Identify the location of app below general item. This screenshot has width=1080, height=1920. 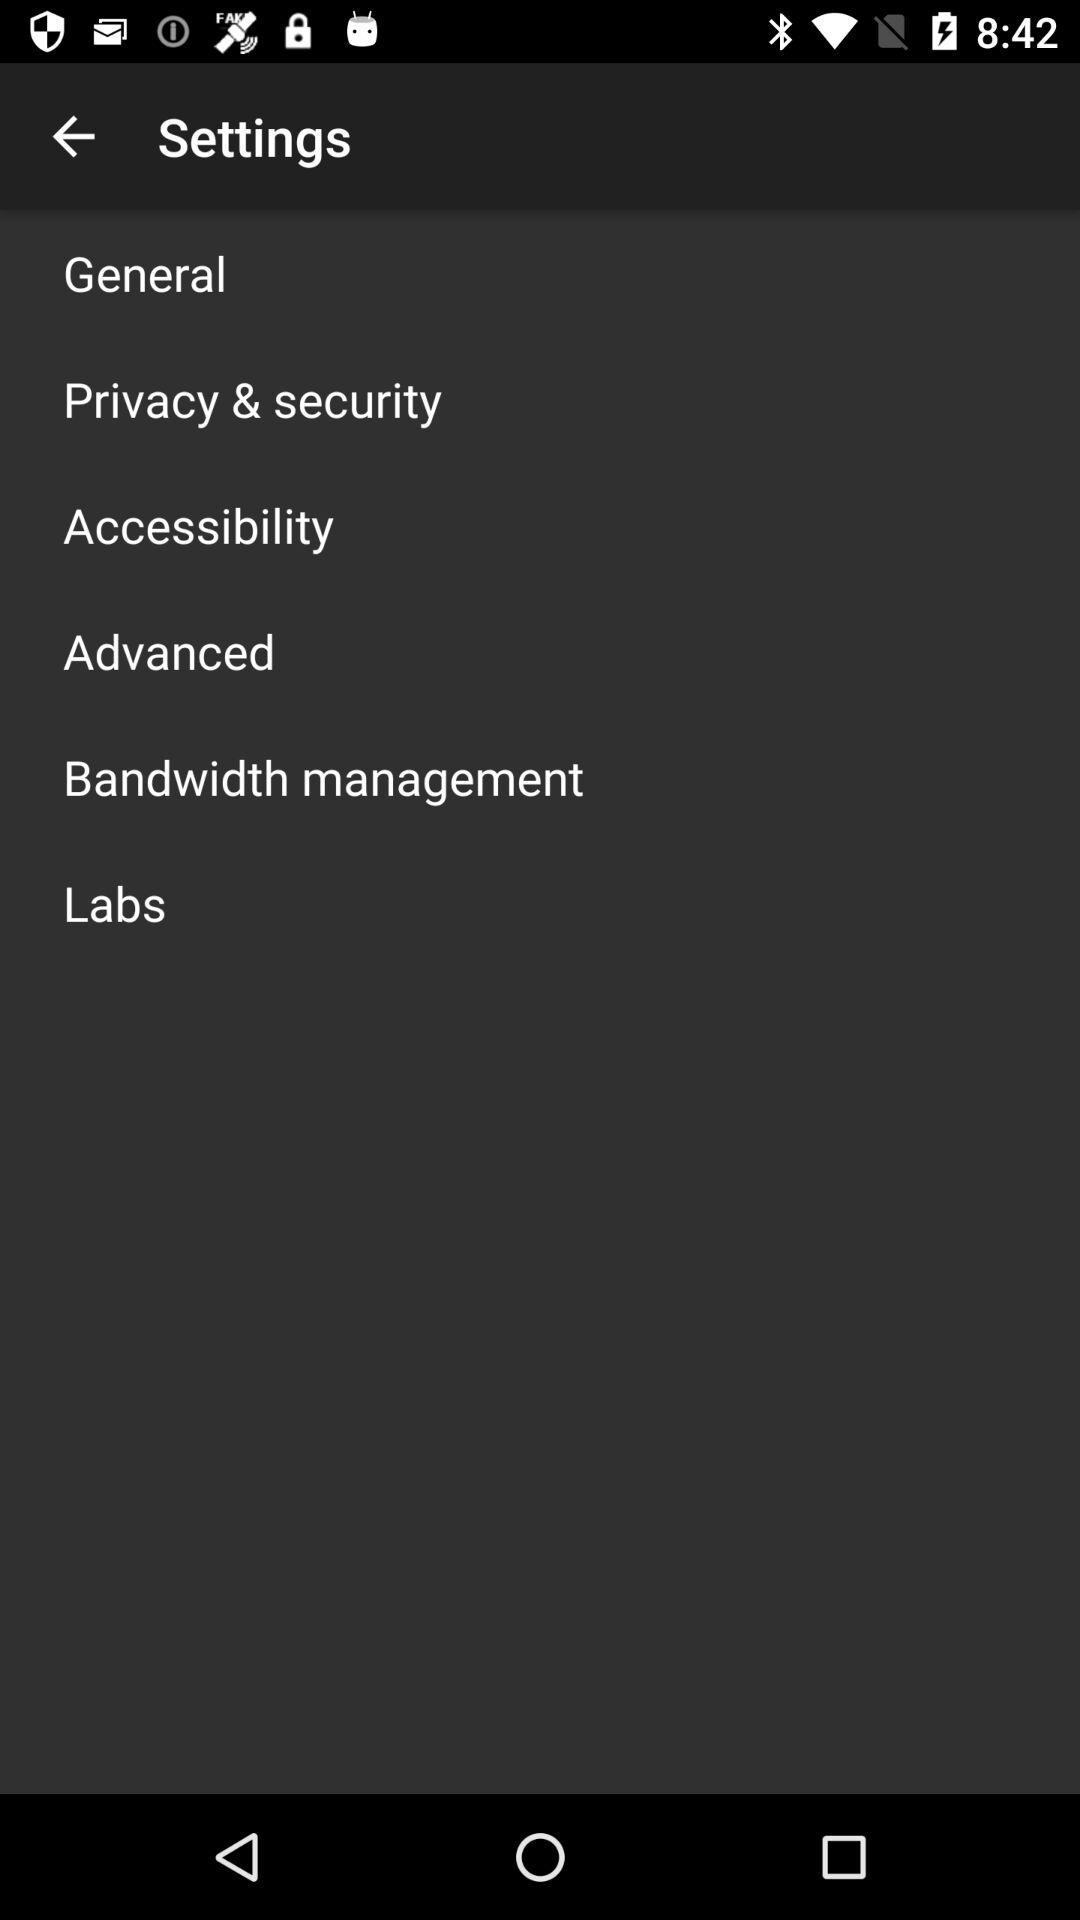
(251, 398).